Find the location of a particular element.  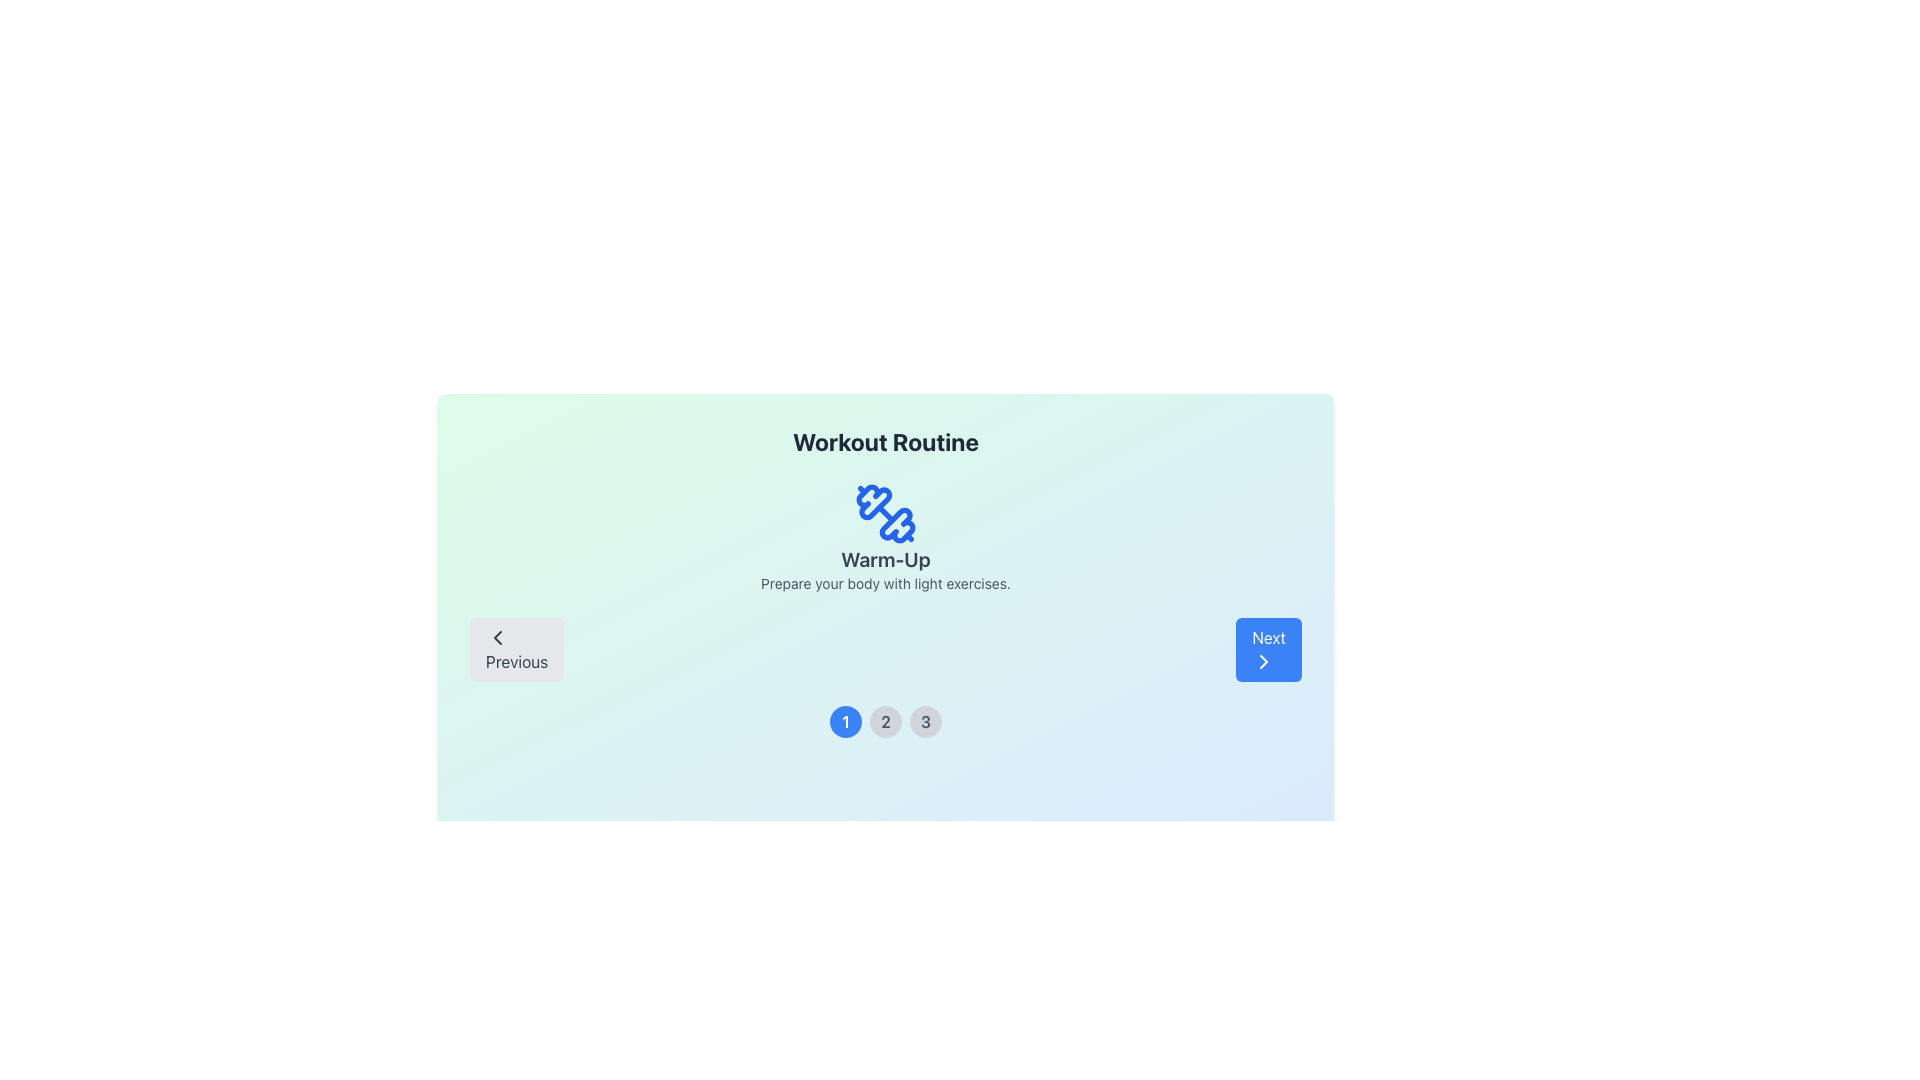

the 'Previous' button located at the bottom-left side of the navigation control group is located at coordinates (517, 650).